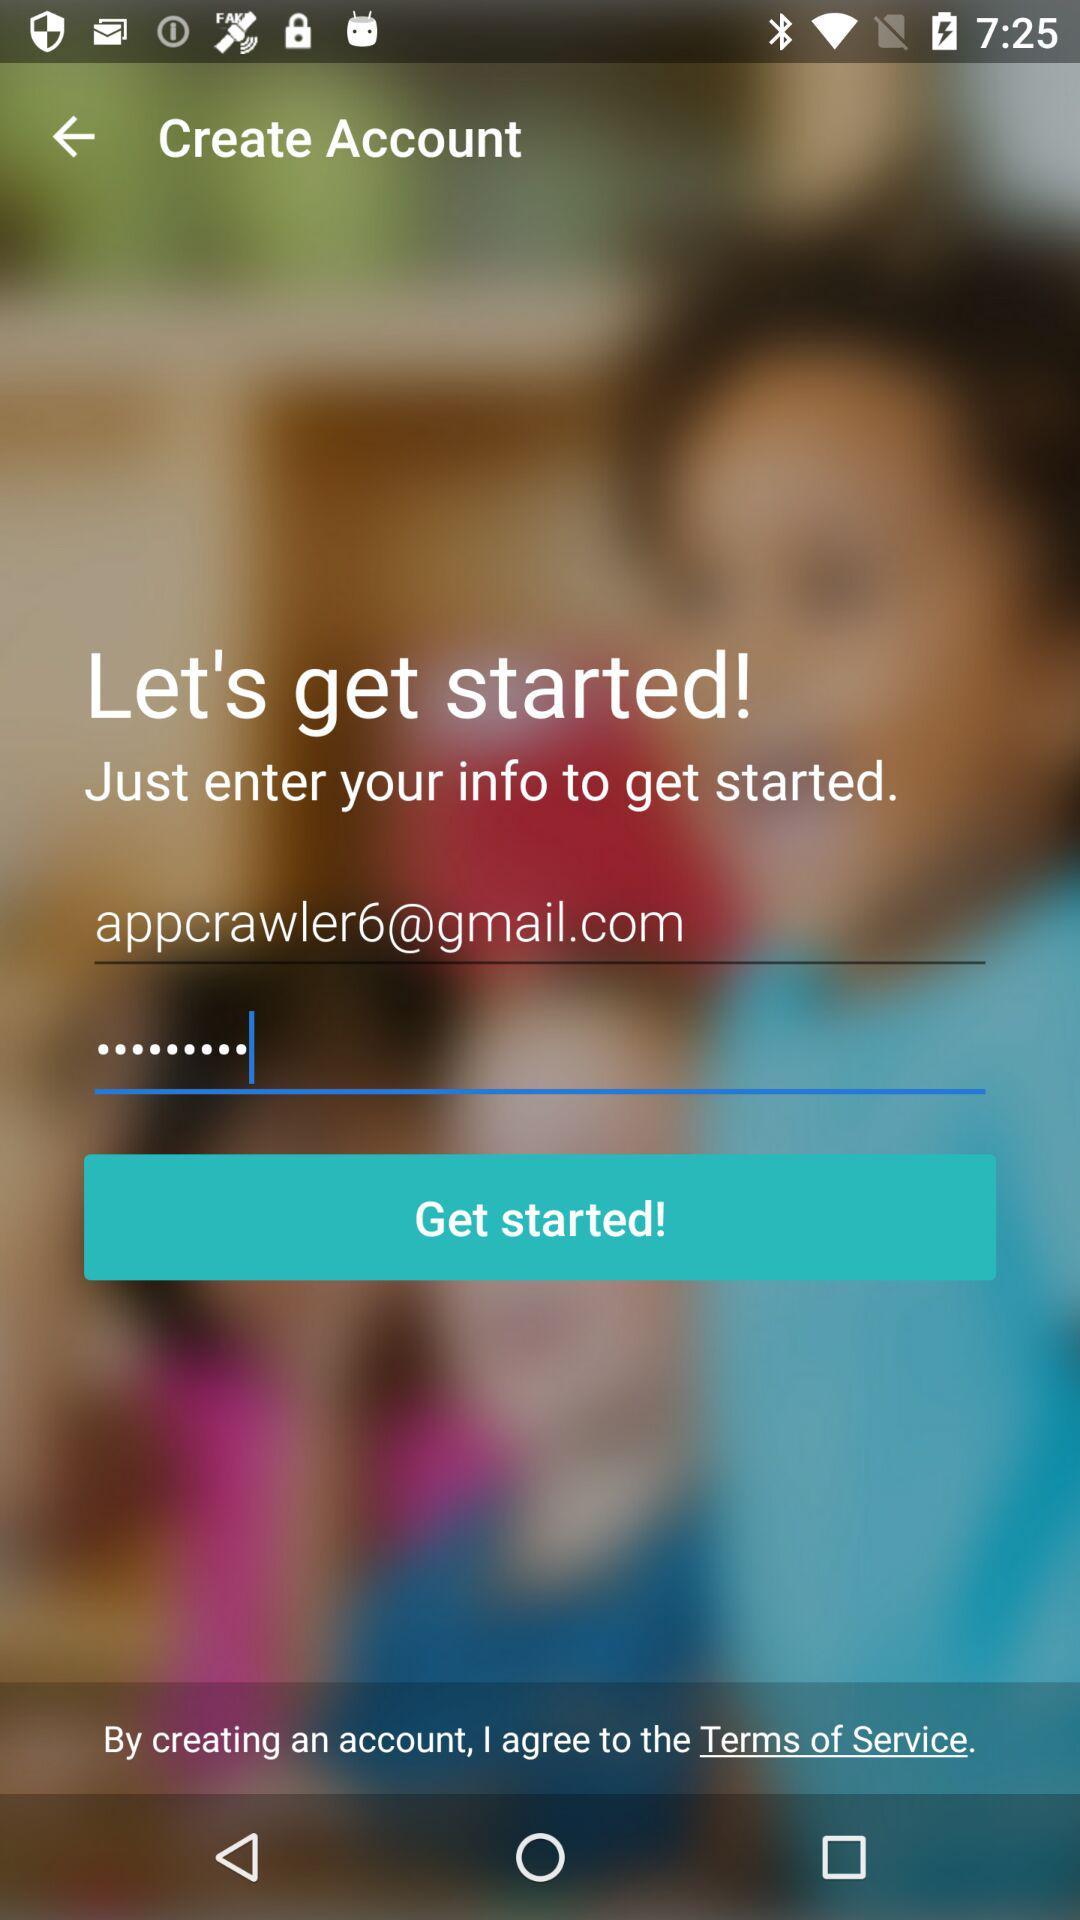 The height and width of the screenshot is (1920, 1080). I want to click on icon below get started!, so click(540, 1737).